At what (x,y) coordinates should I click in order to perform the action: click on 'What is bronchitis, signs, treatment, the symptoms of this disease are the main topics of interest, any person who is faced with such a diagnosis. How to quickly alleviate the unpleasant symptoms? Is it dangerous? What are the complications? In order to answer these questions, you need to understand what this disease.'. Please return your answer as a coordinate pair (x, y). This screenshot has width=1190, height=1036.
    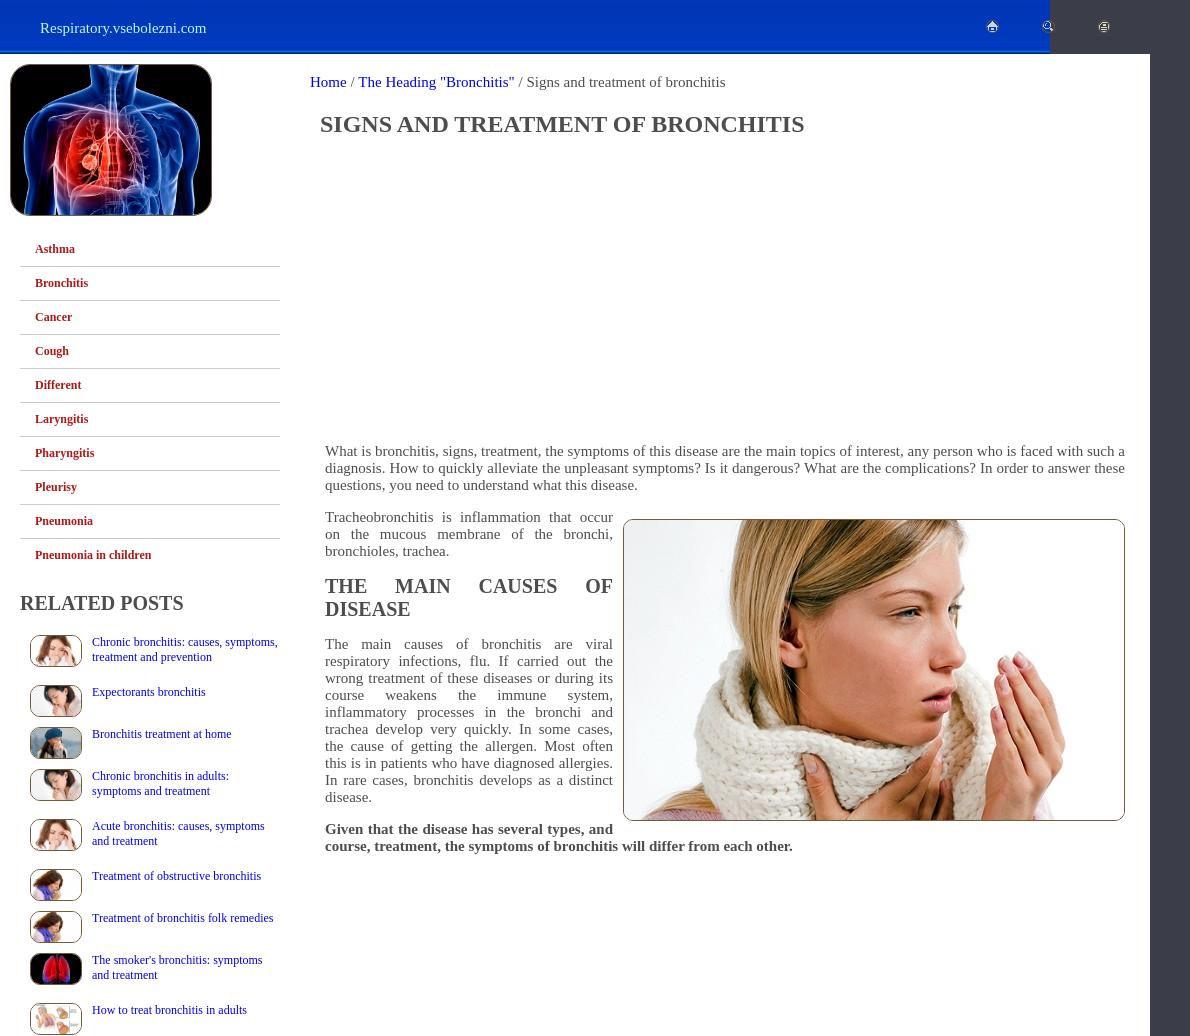
    Looking at the image, I should click on (724, 467).